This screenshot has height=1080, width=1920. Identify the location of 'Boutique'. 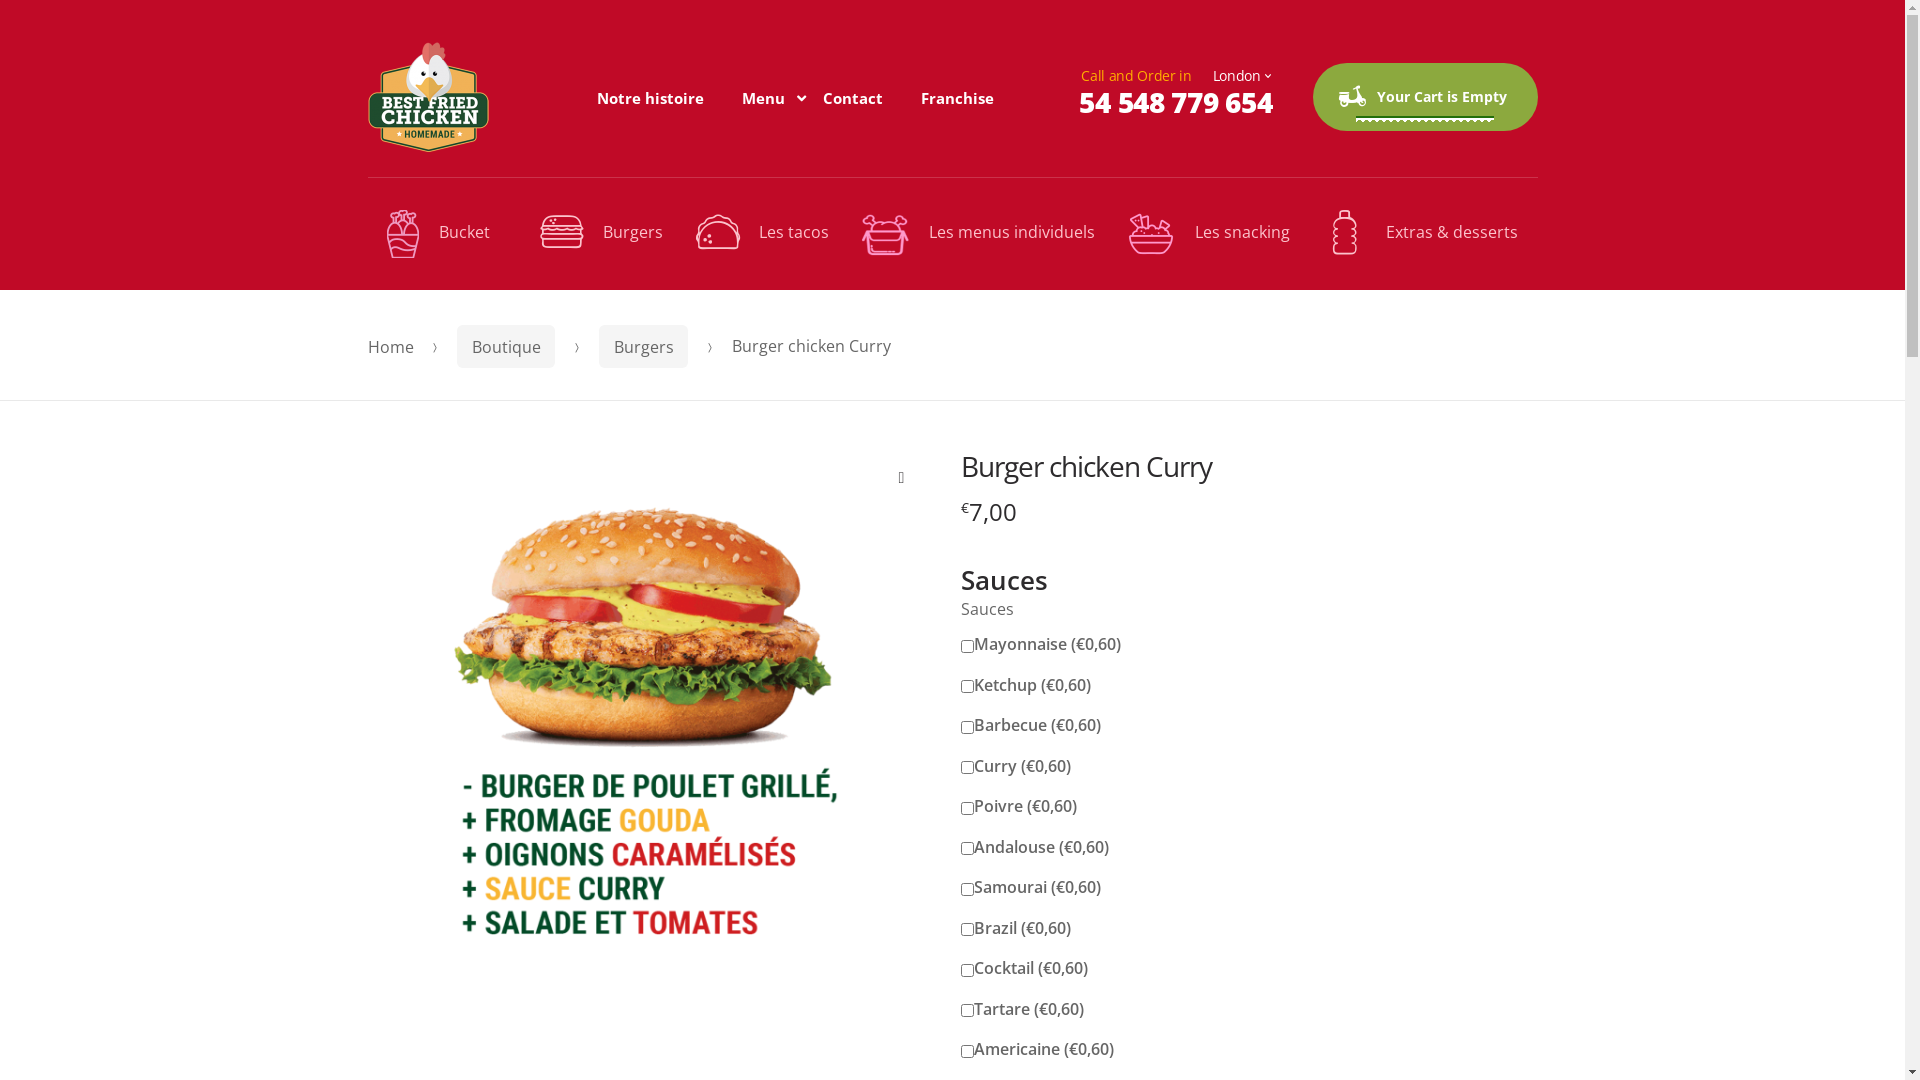
(506, 345).